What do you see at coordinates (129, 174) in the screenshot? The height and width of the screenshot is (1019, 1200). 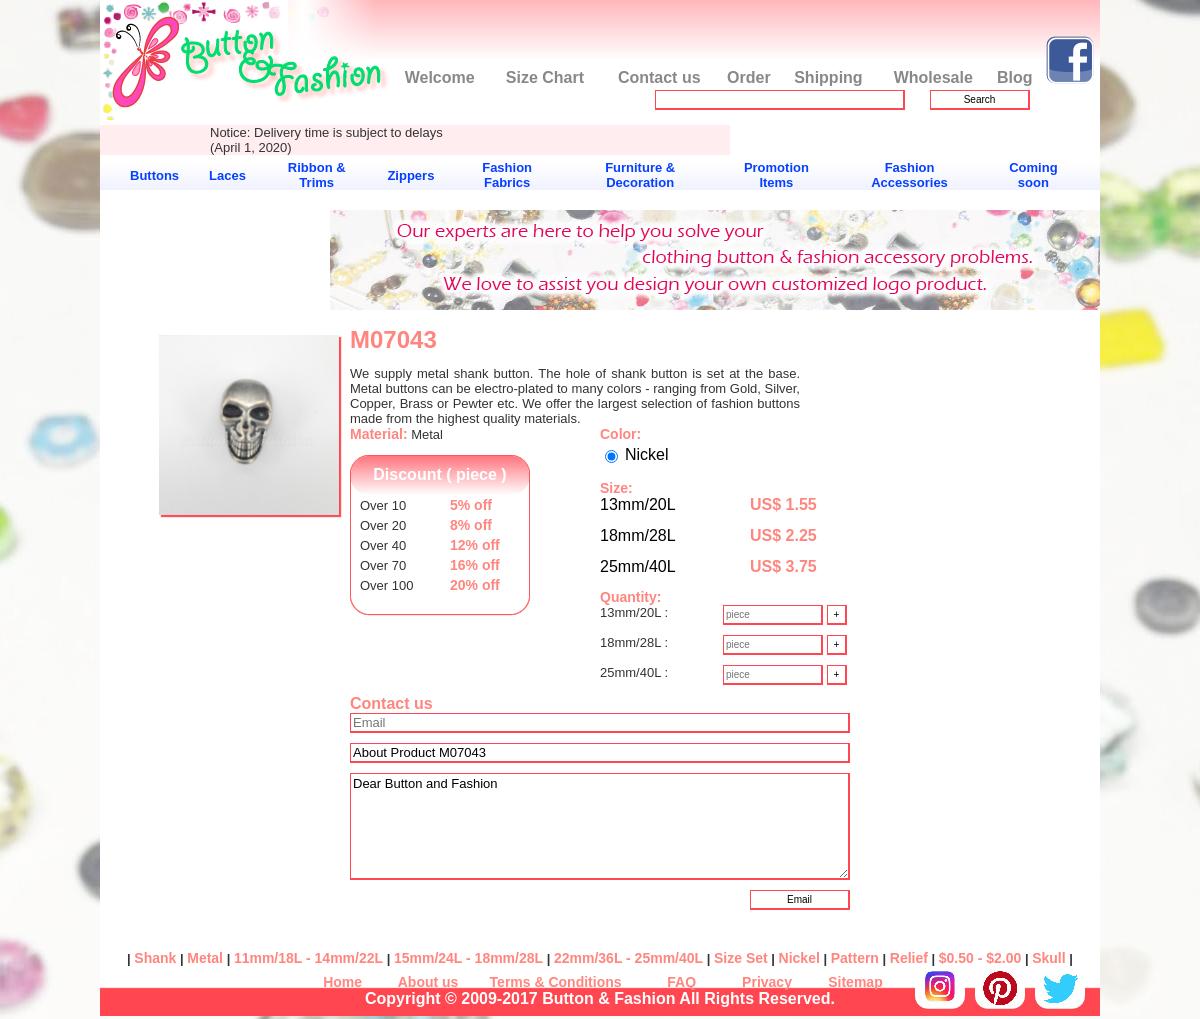 I see `'Buttons'` at bounding box center [129, 174].